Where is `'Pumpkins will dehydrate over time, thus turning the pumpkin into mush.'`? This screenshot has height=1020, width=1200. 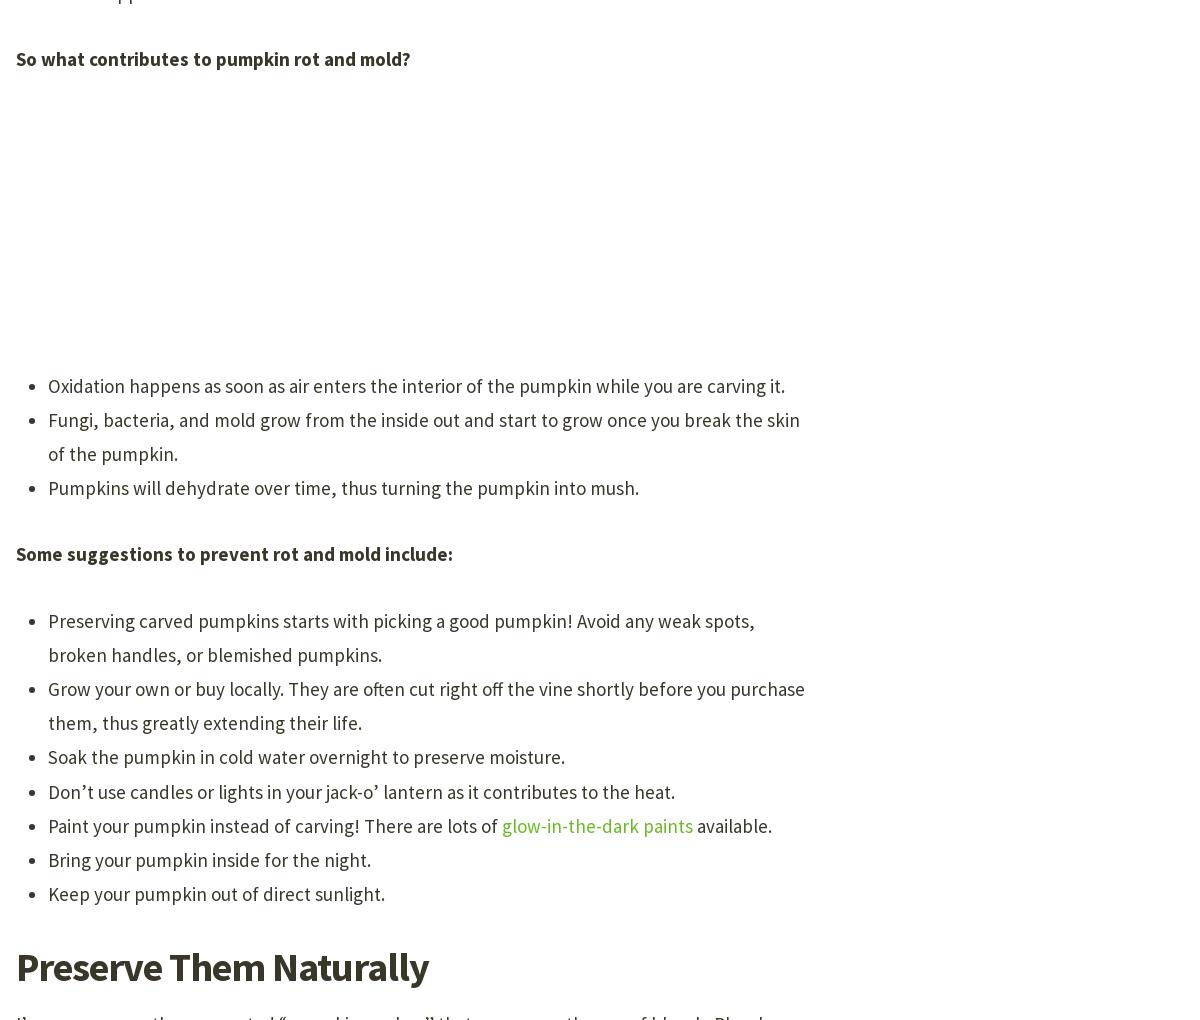
'Pumpkins will dehydrate over time, thus turning the pumpkin into mush.' is located at coordinates (48, 487).